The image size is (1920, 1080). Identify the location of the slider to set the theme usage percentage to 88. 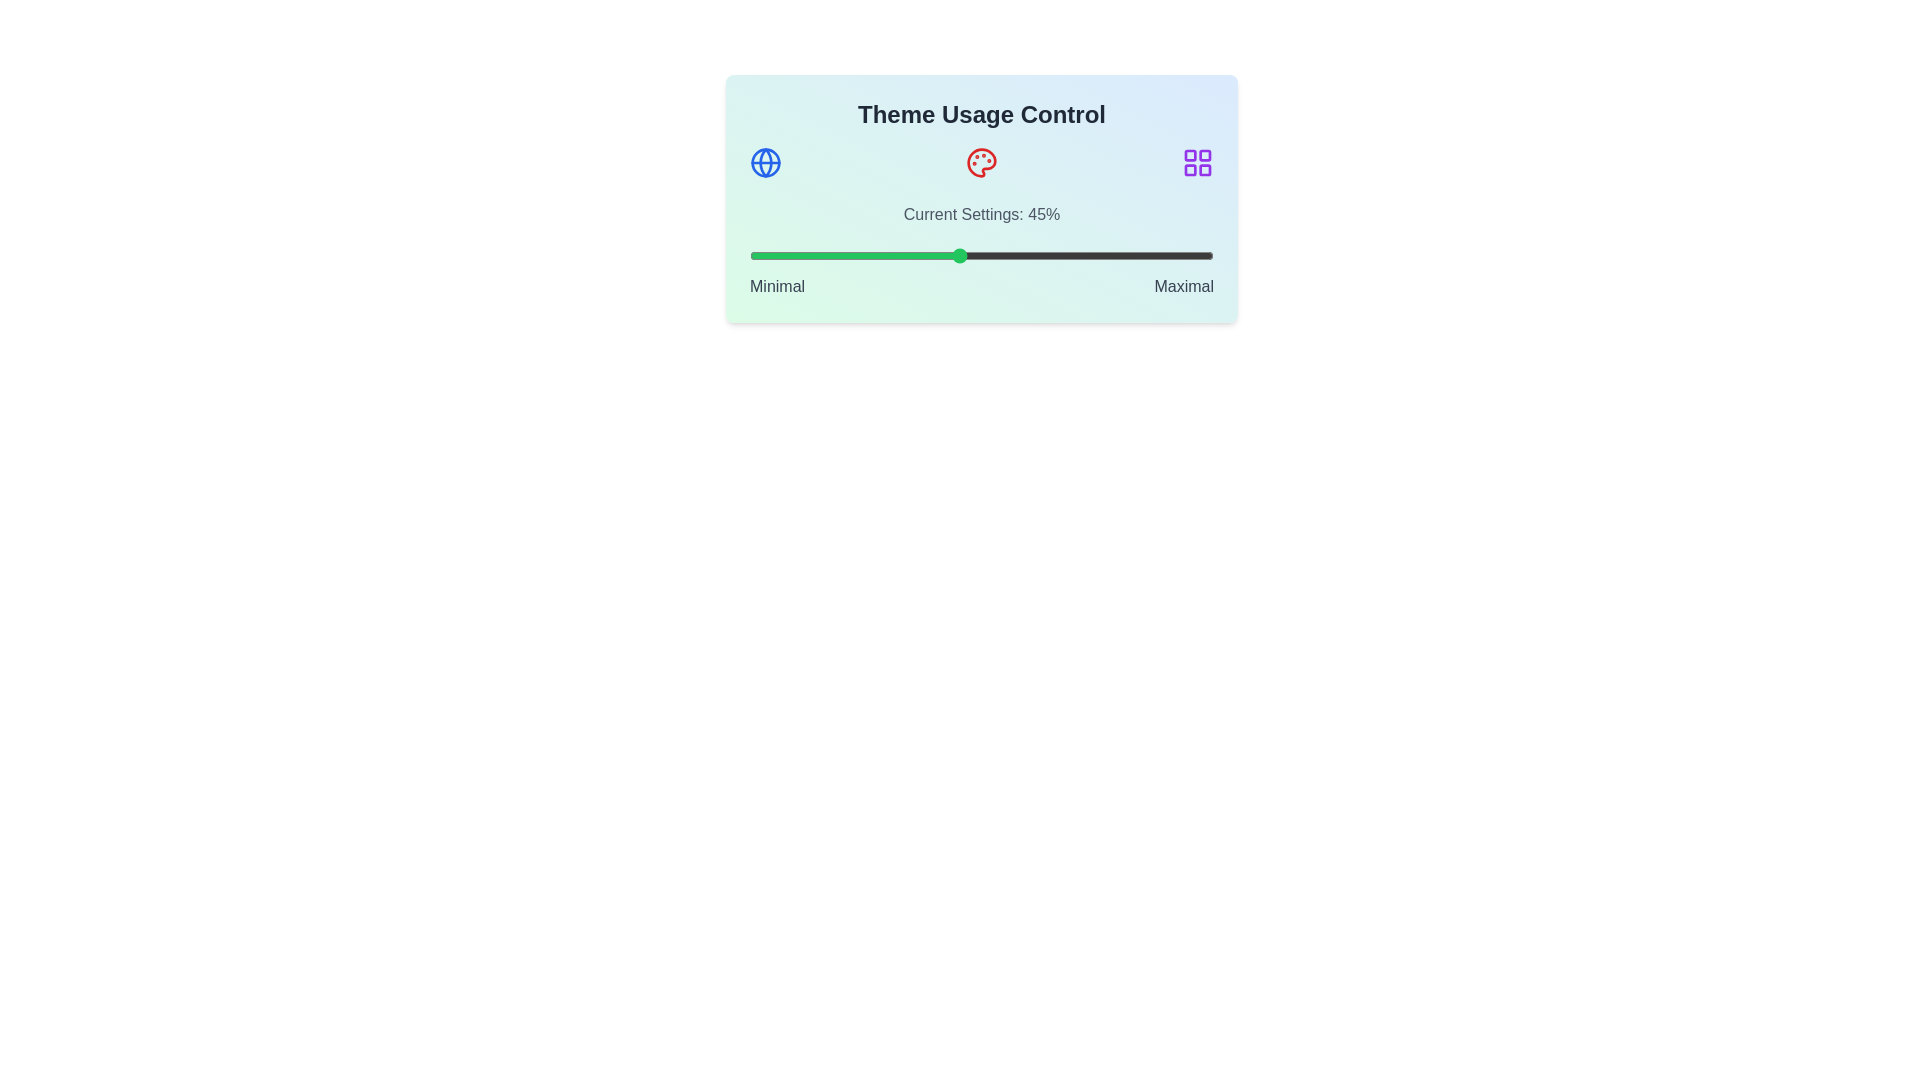
(1158, 254).